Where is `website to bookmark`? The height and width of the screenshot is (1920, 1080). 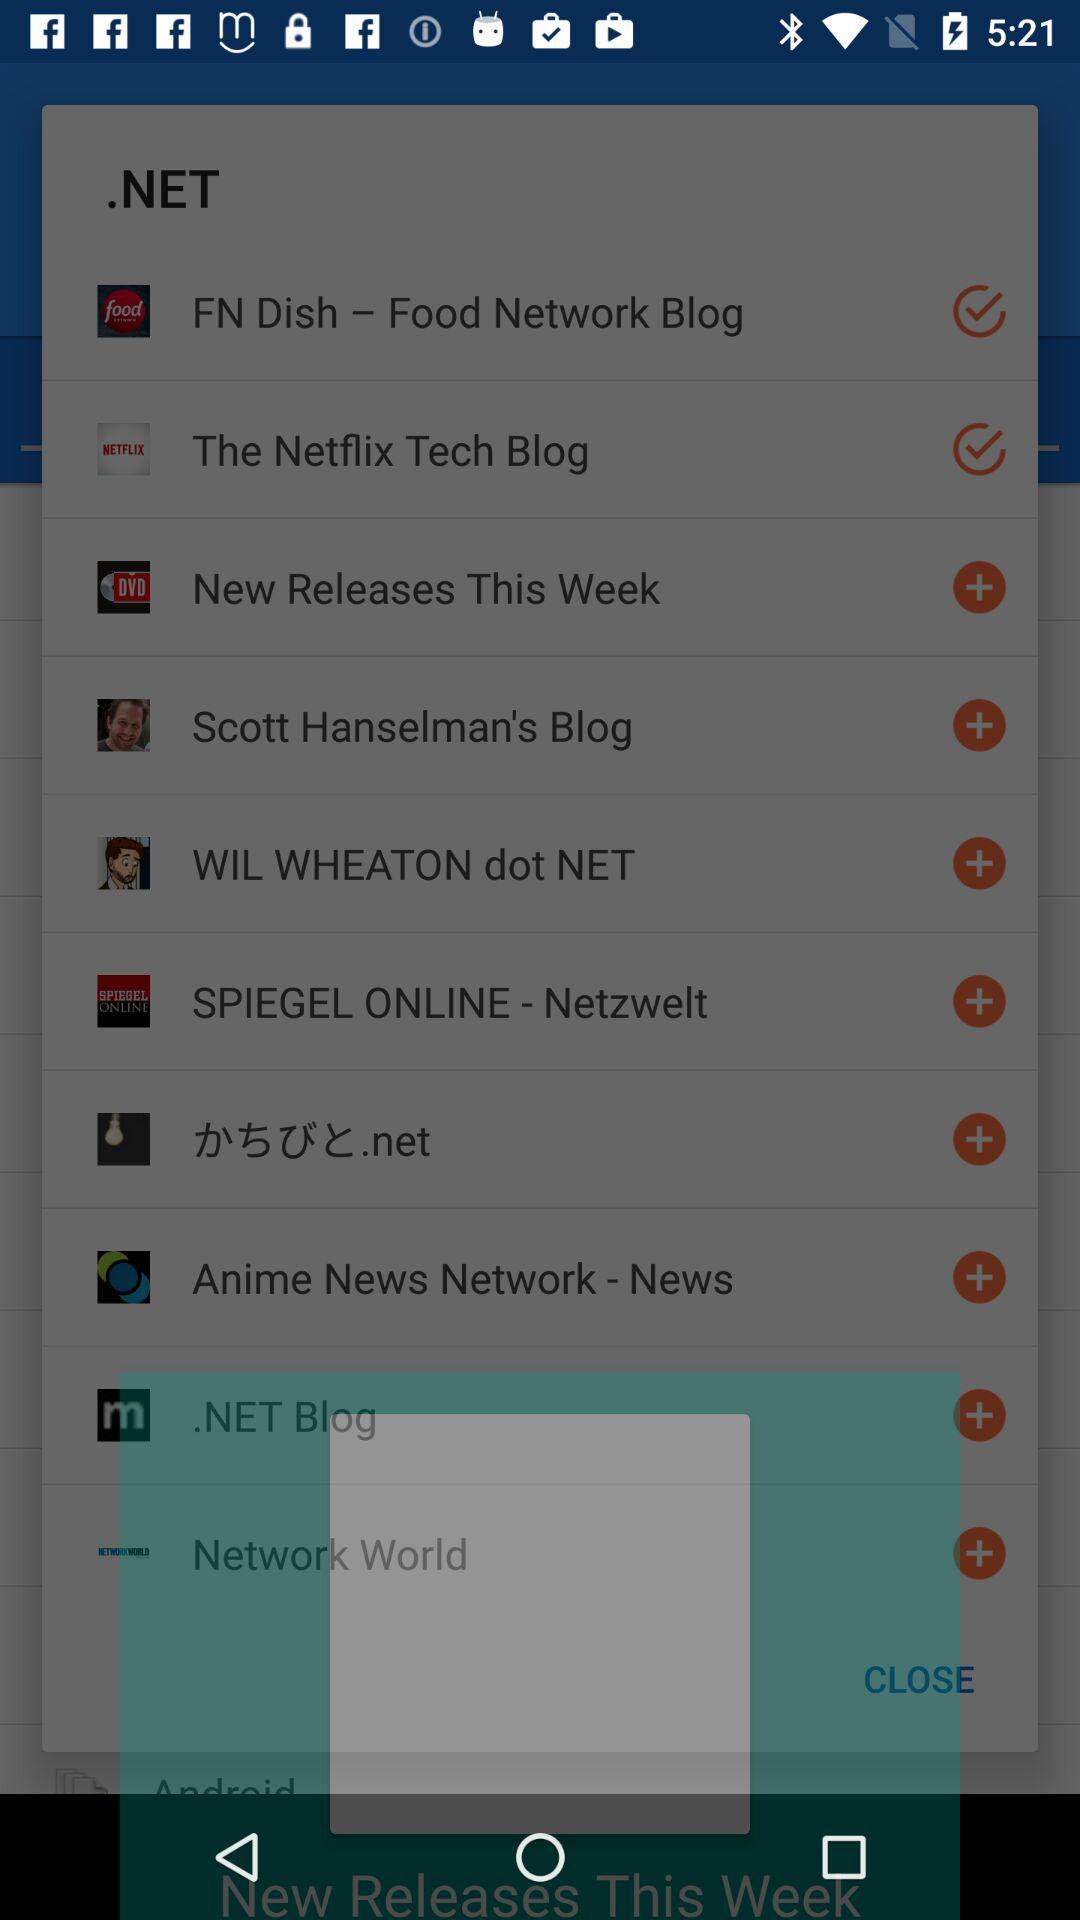 website to bookmark is located at coordinates (978, 586).